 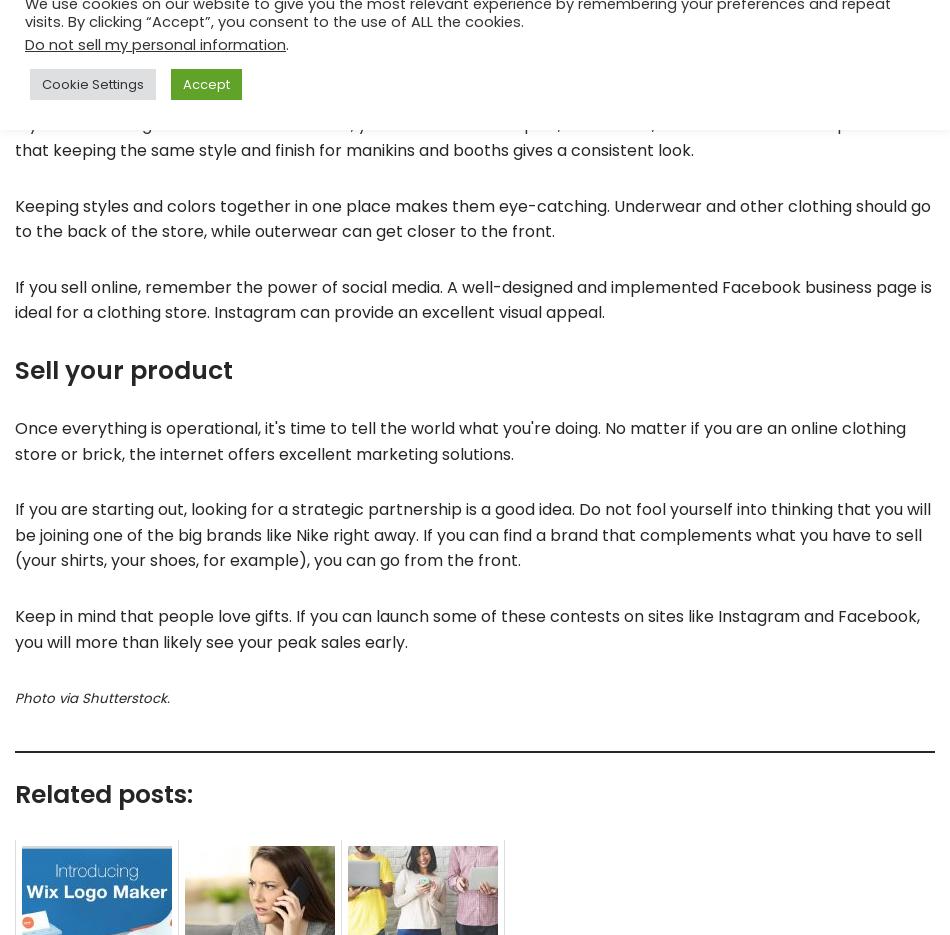 What do you see at coordinates (92, 697) in the screenshot?
I see `'Photo via Shutterstock.'` at bounding box center [92, 697].